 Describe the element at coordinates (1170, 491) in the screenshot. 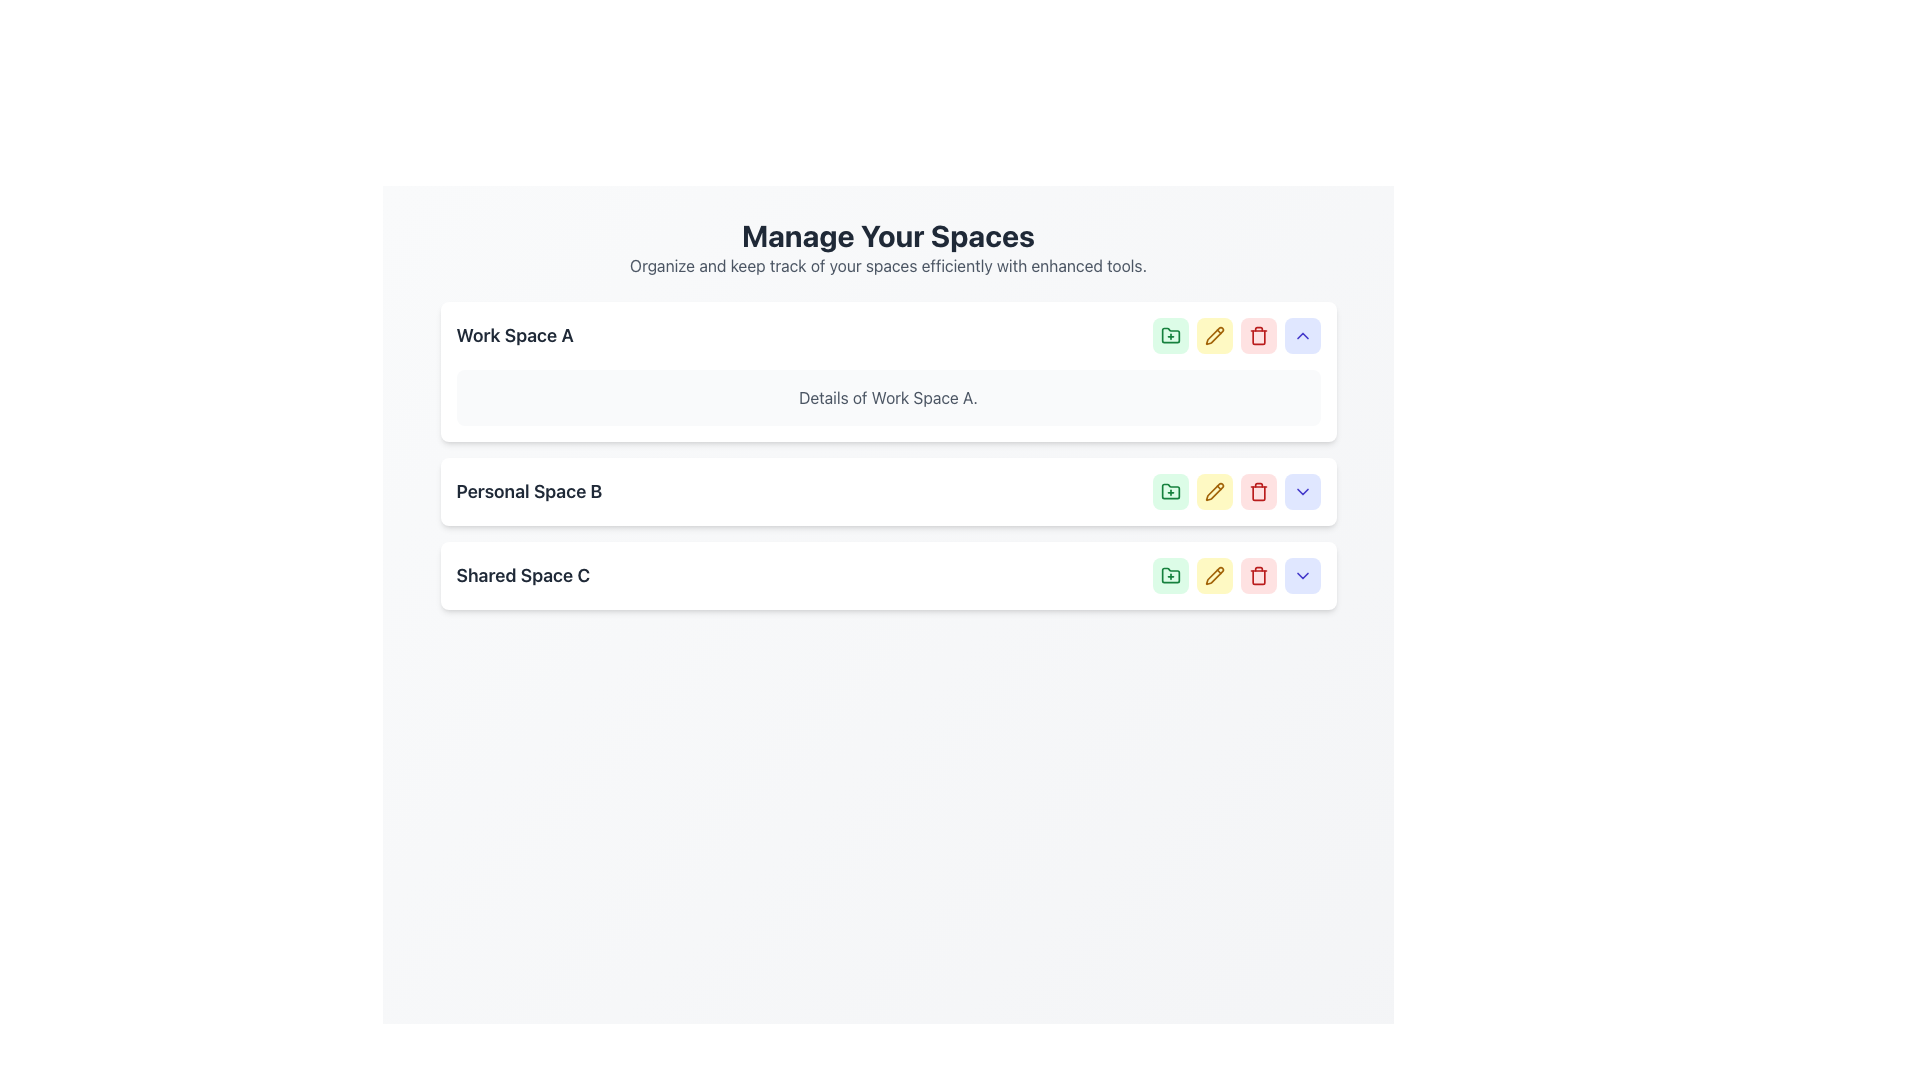

I see `the icon to the right of 'Shared Space C' in the third row of the space list` at that location.